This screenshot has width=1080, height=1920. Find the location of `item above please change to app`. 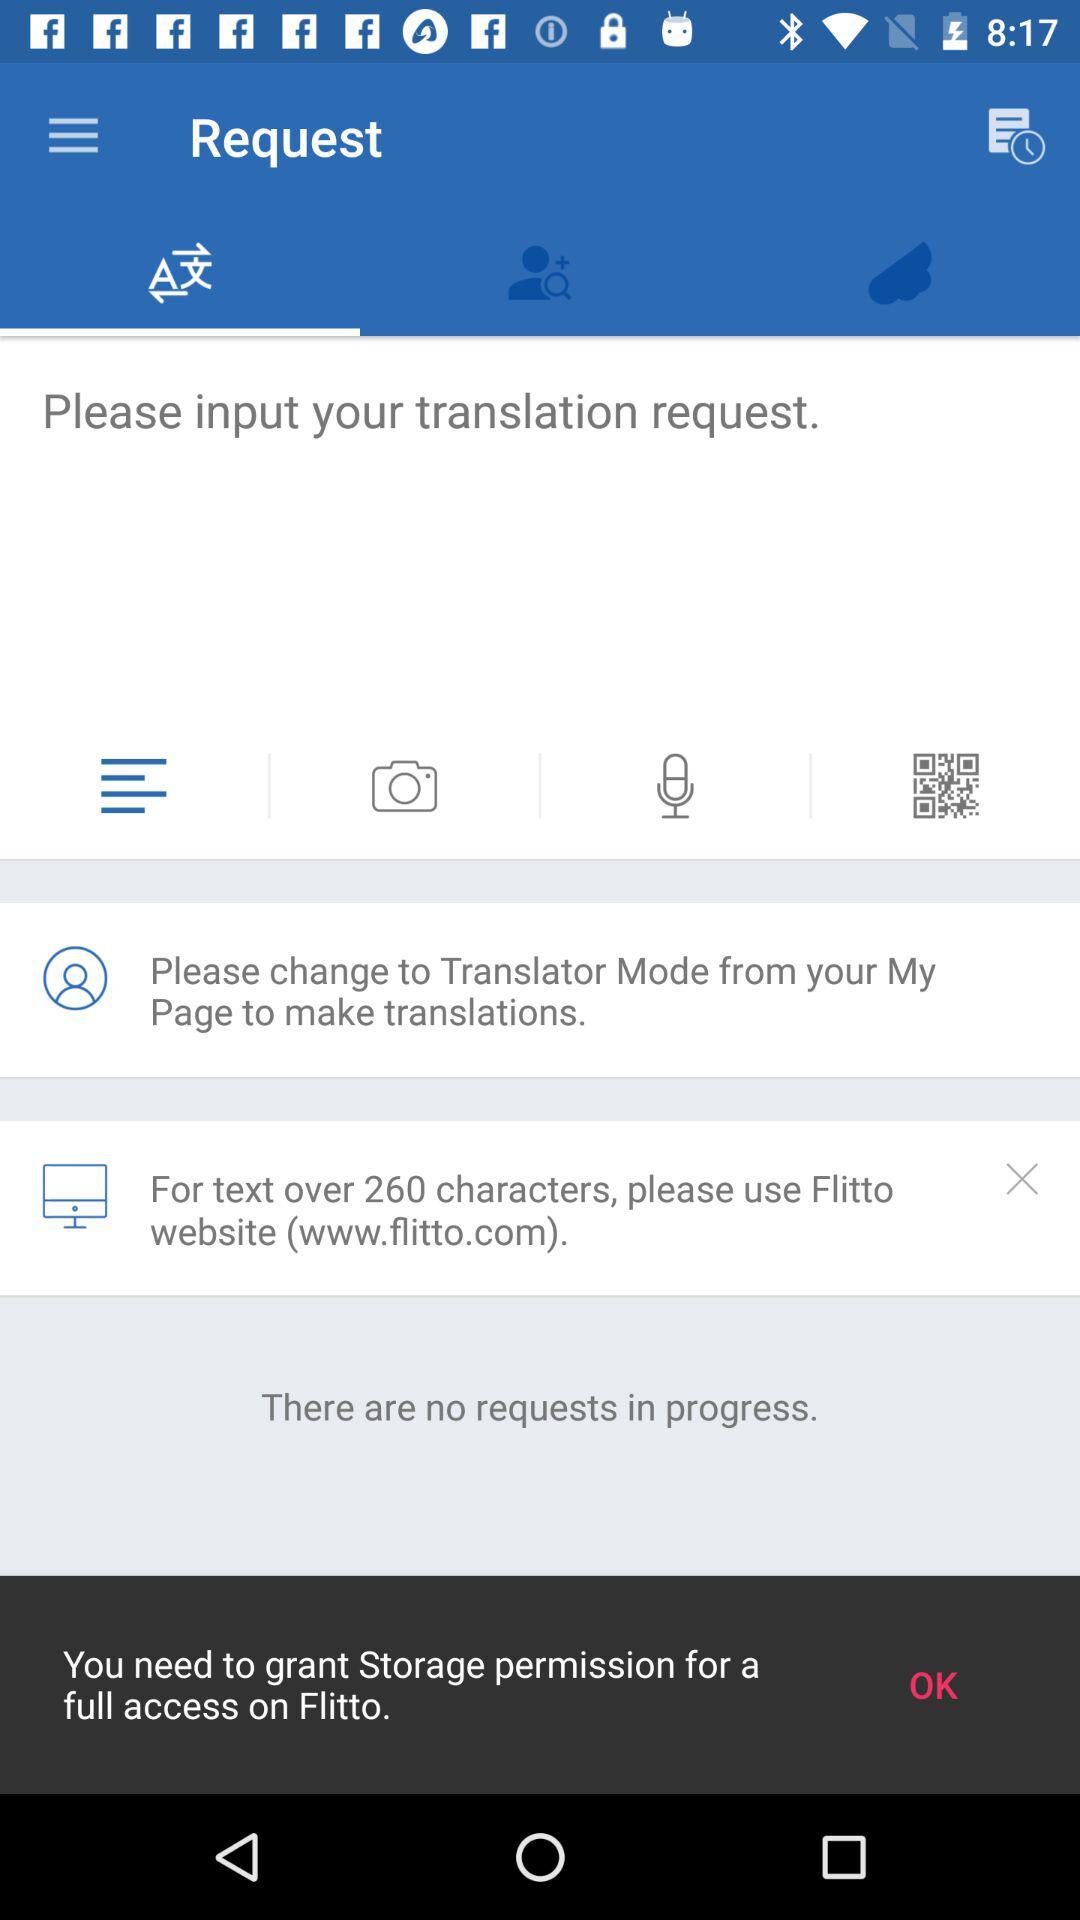

item above please change to app is located at coordinates (268, 785).